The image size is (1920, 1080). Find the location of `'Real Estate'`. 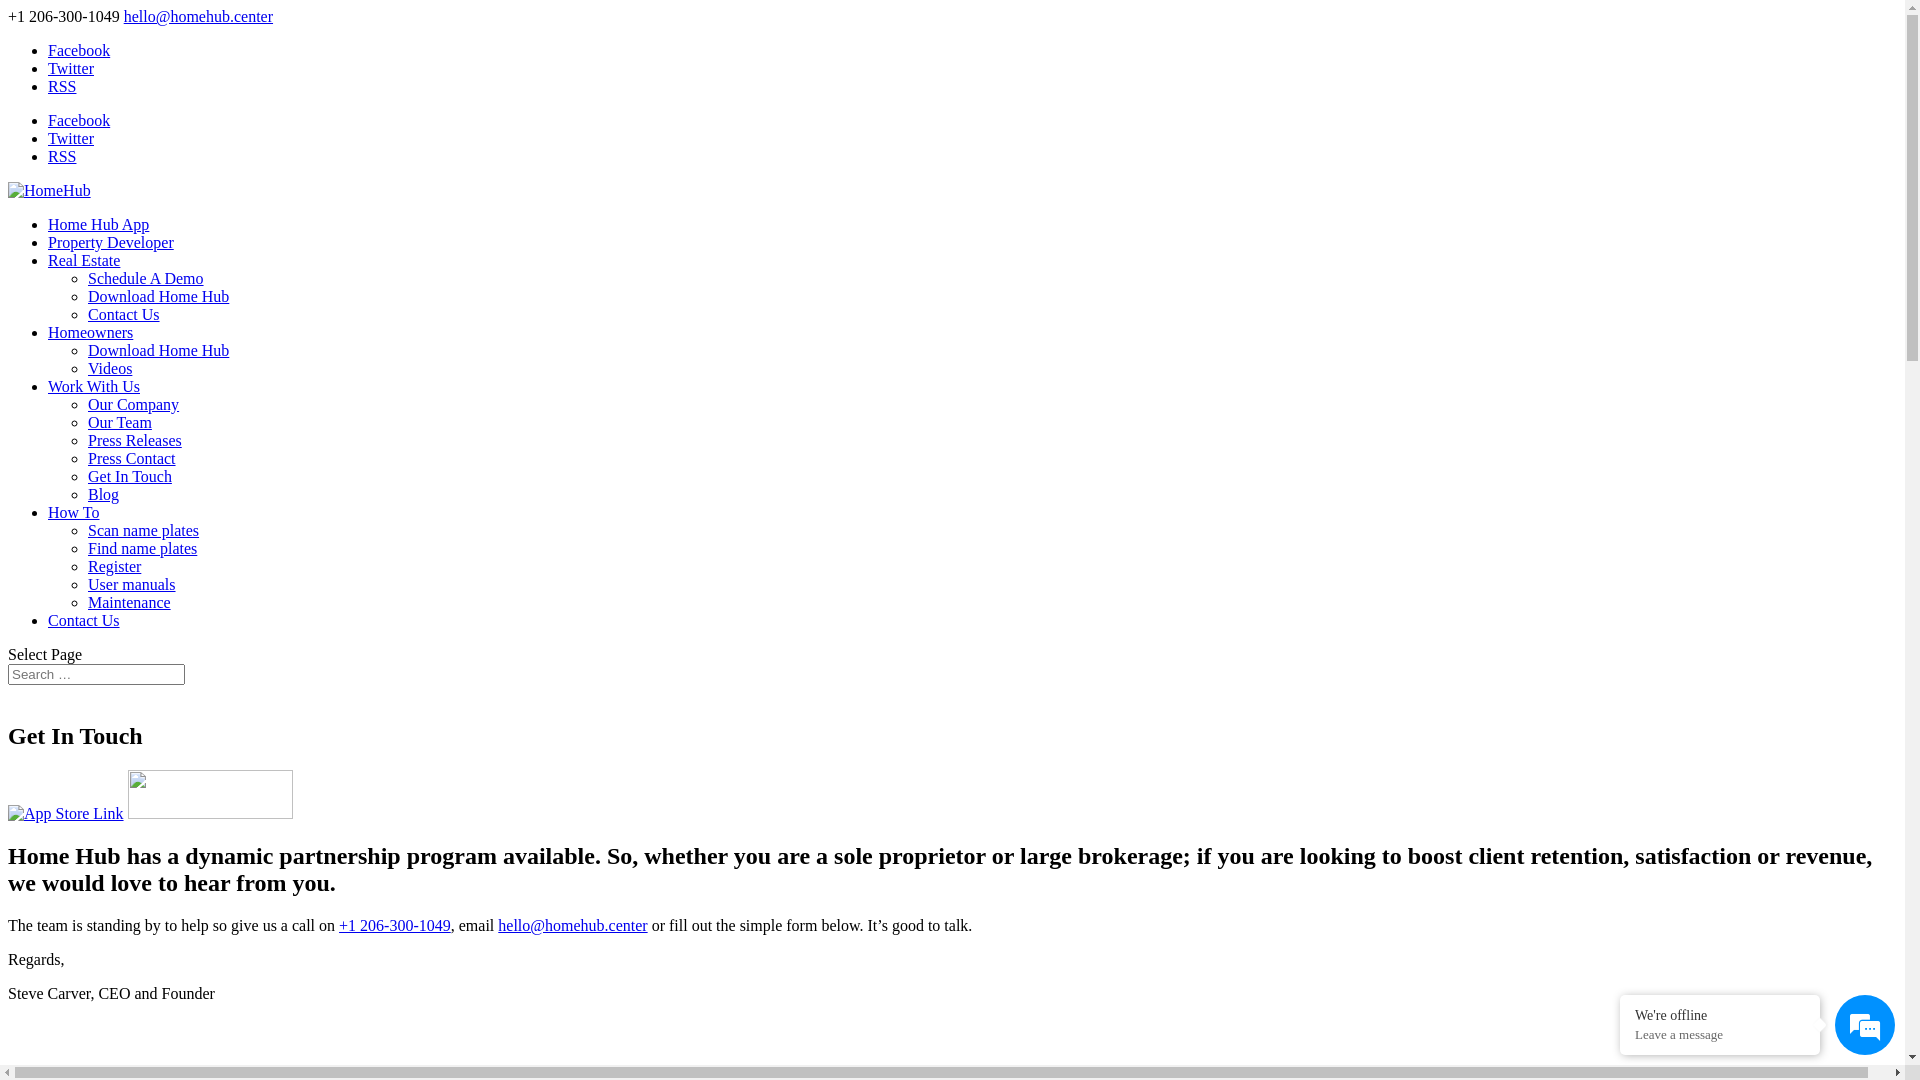

'Real Estate' is located at coordinates (82, 259).